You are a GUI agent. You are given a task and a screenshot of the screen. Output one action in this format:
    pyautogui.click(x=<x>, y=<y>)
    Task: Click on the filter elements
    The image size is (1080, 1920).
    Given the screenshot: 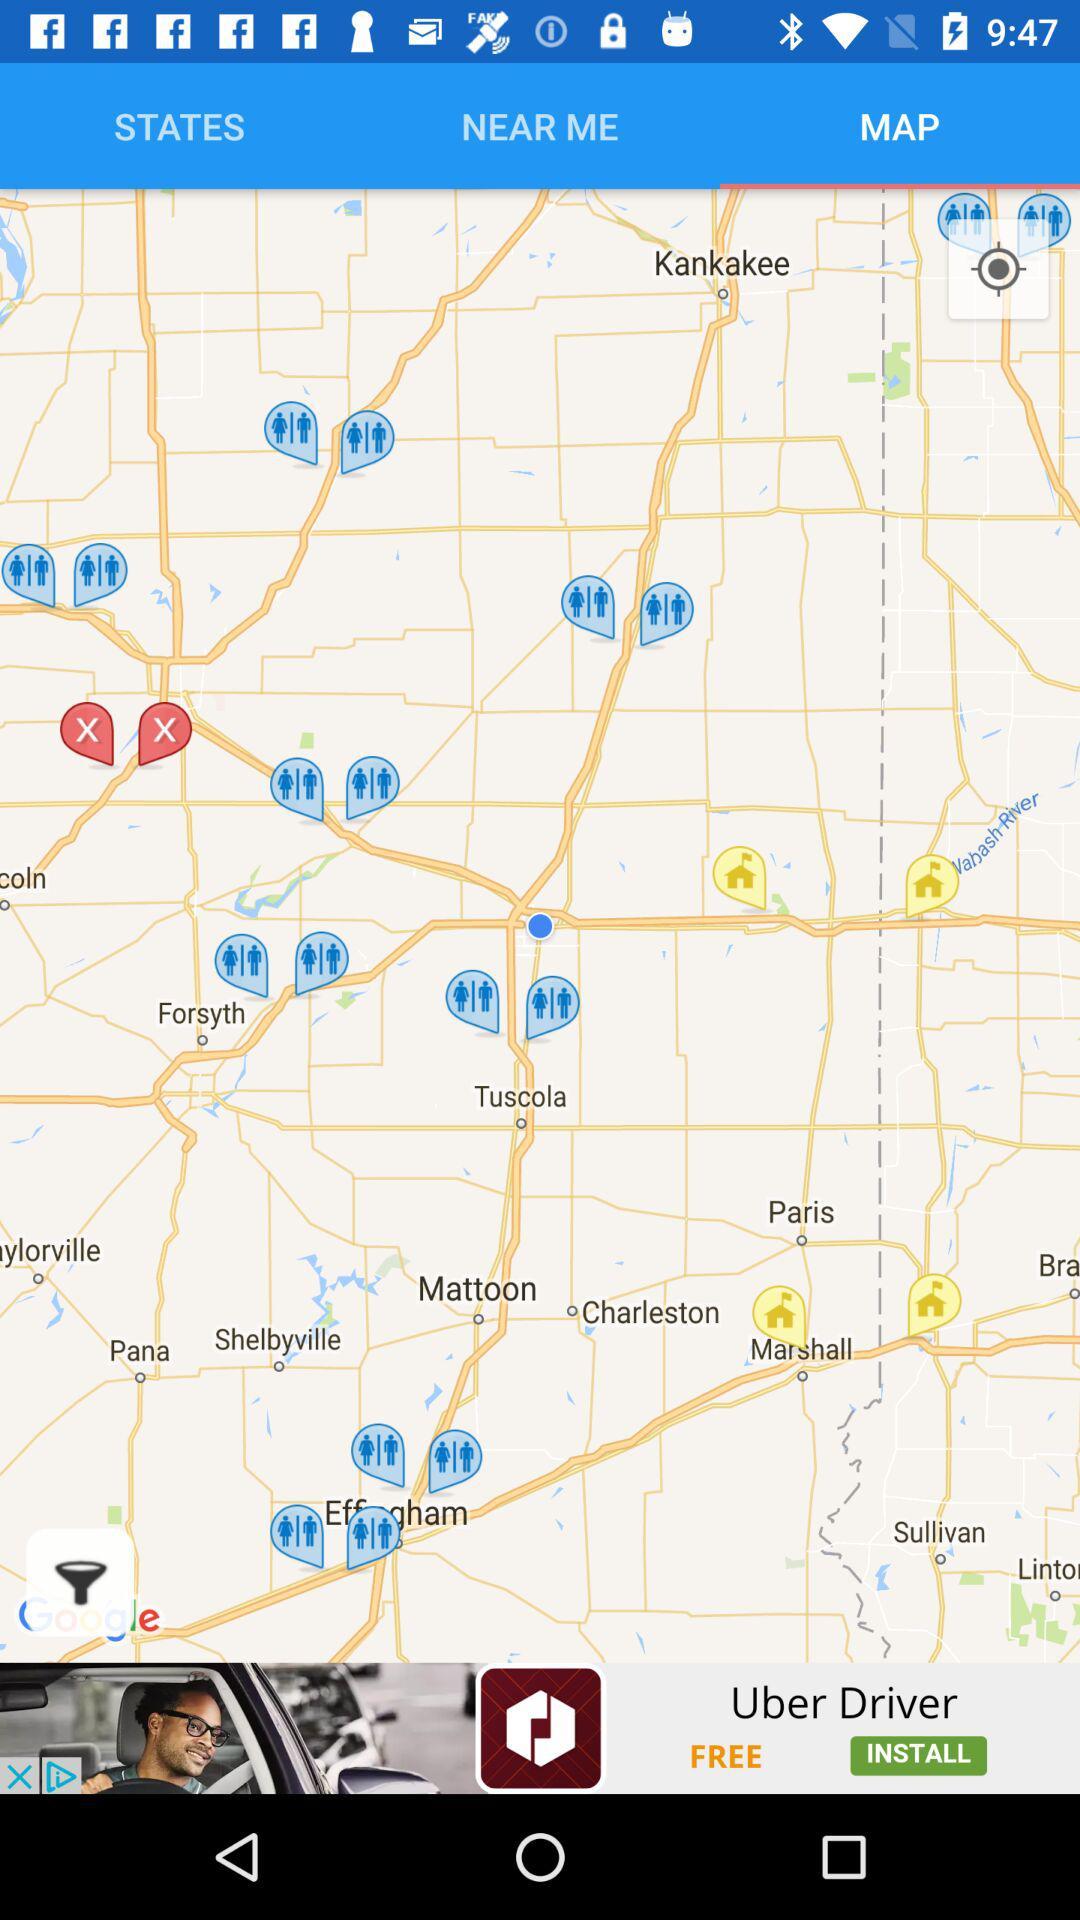 What is the action you would take?
    pyautogui.click(x=79, y=1581)
    